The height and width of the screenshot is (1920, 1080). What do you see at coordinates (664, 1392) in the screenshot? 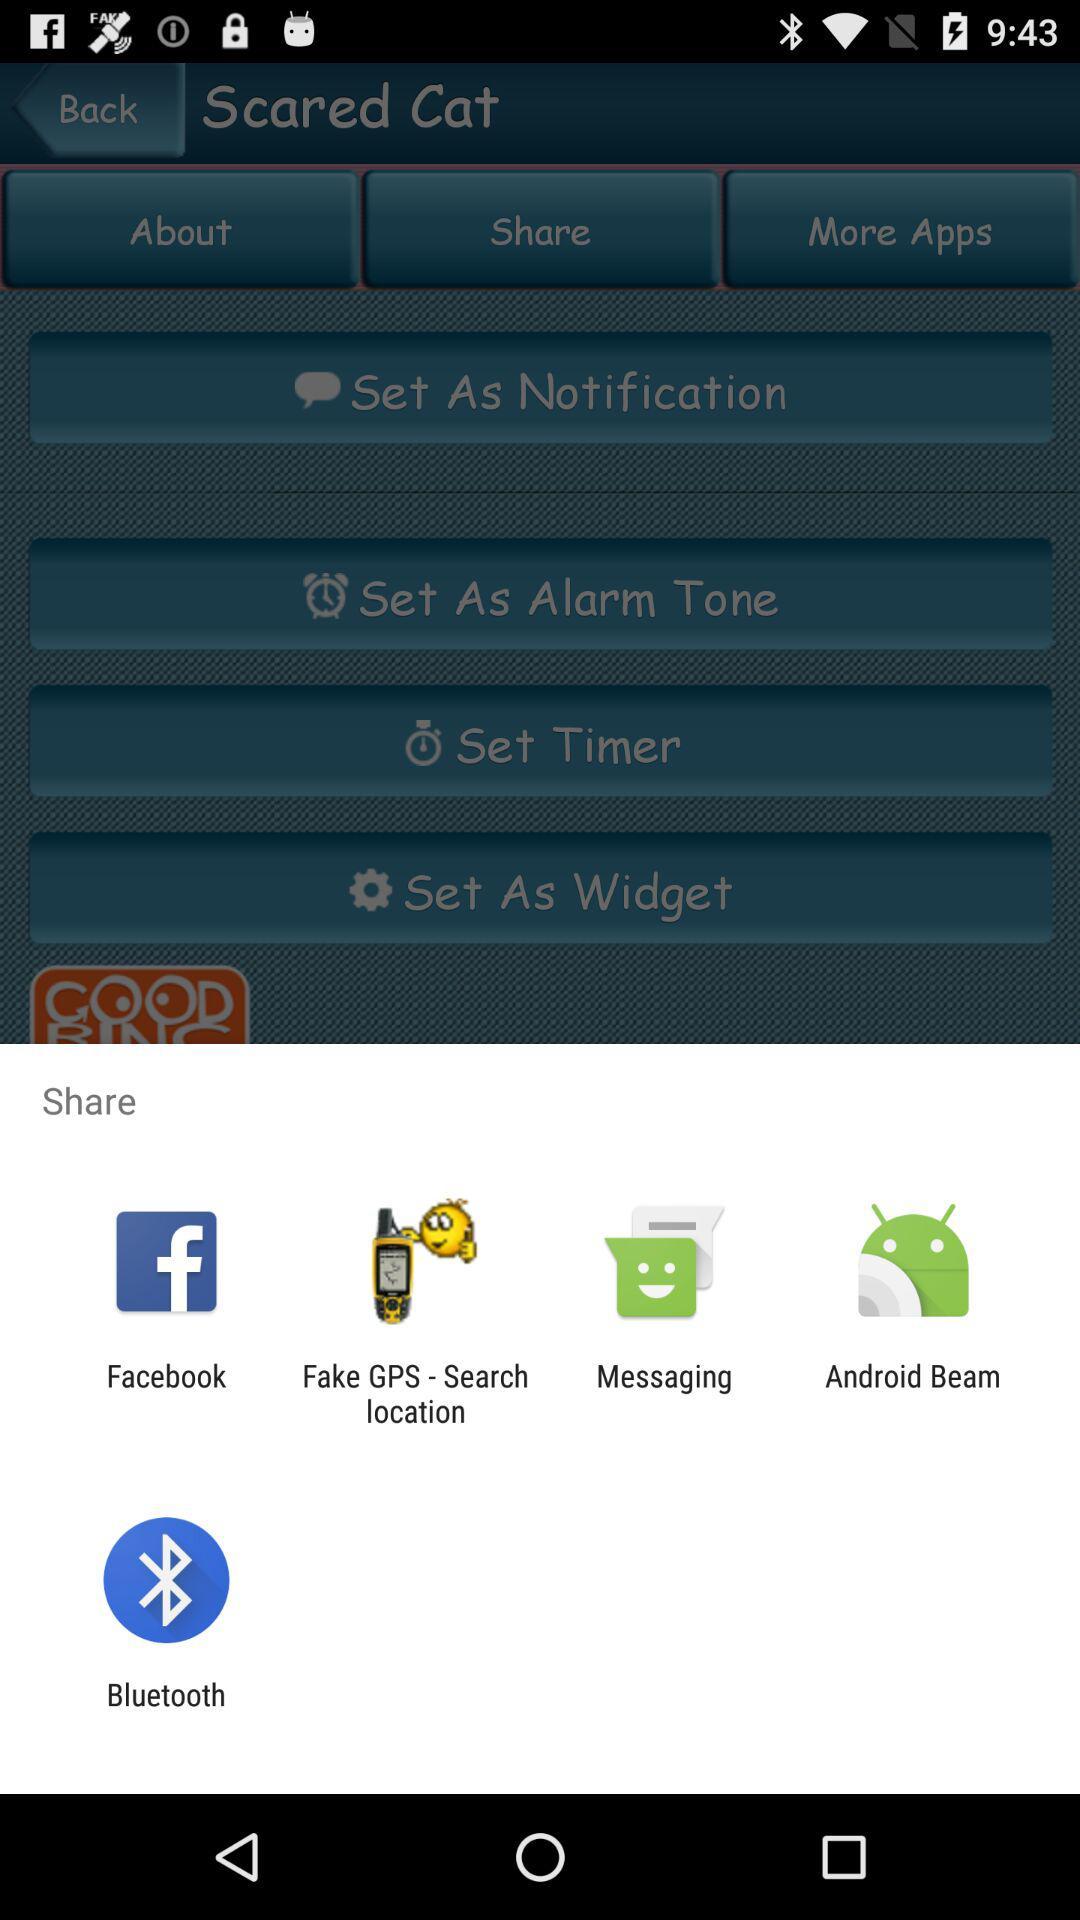
I see `the item to the right of the fake gps search icon` at bounding box center [664, 1392].